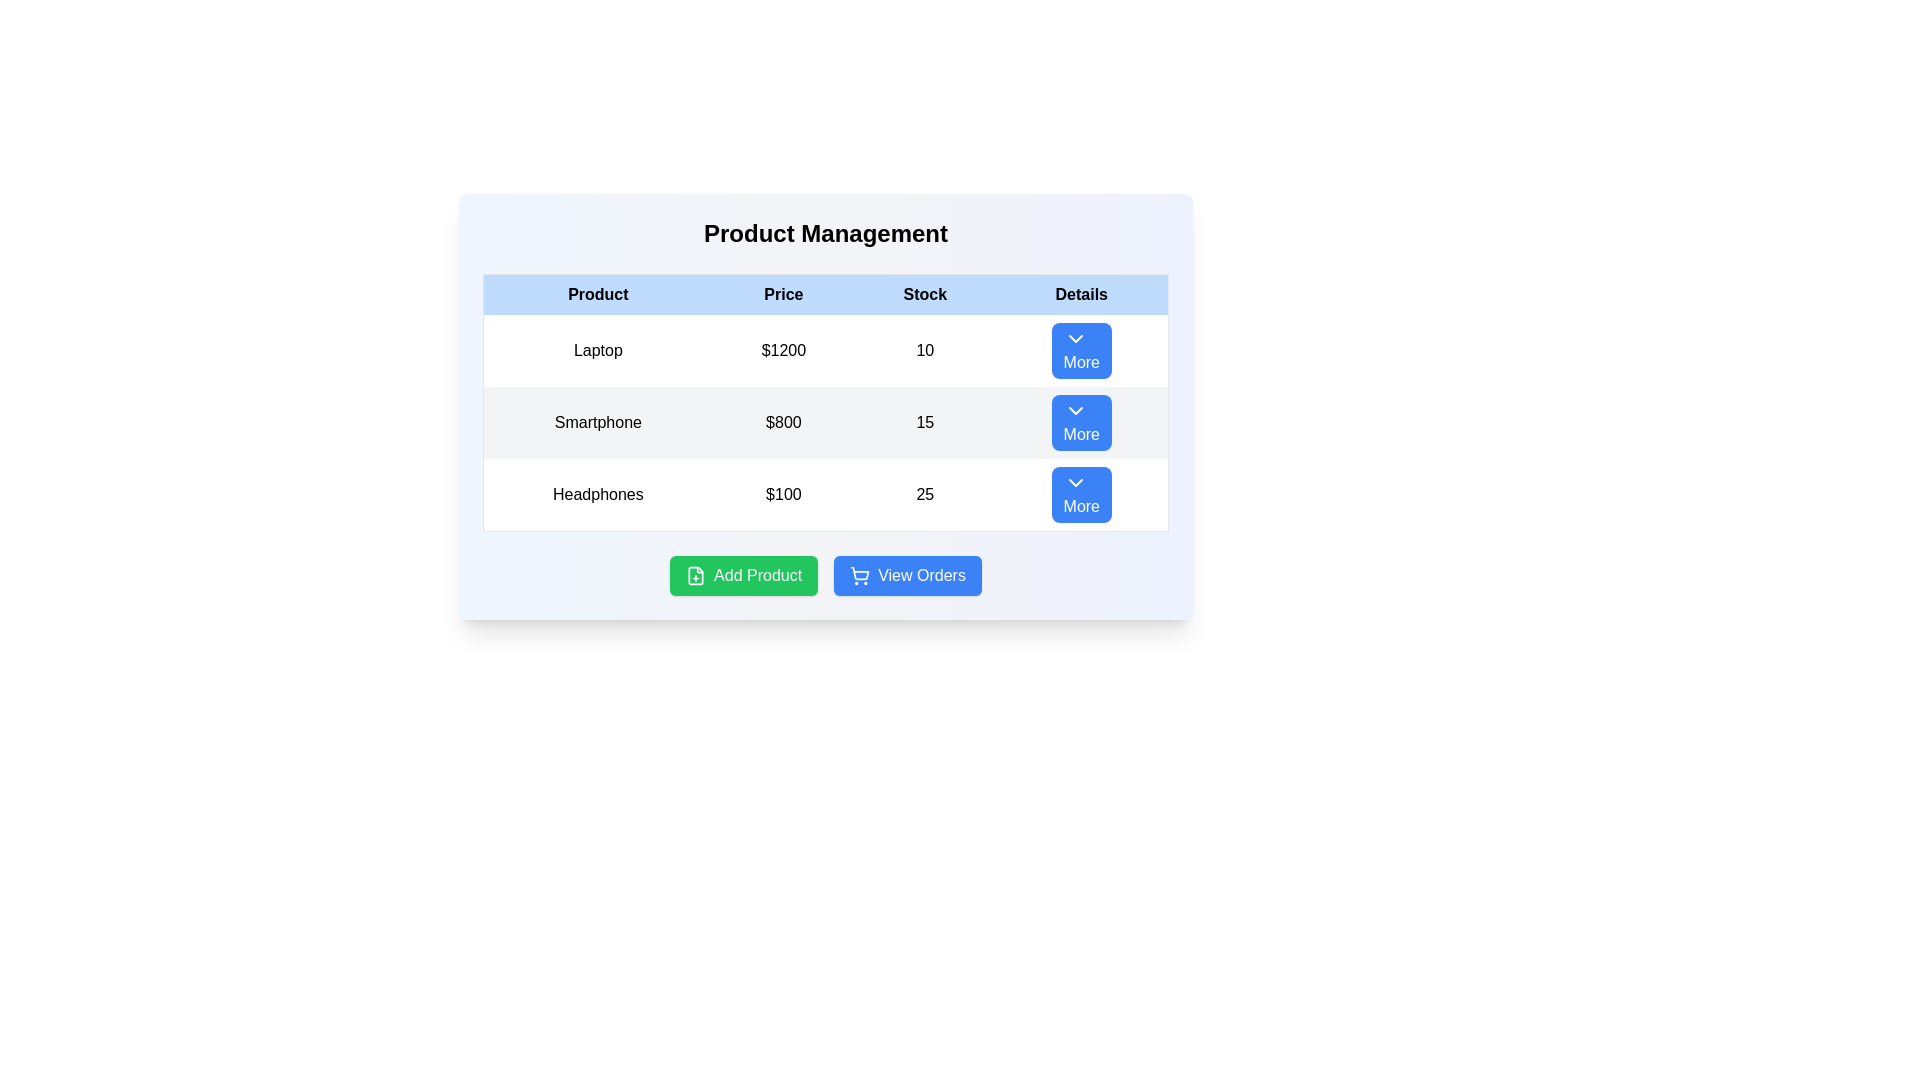 This screenshot has height=1080, width=1920. I want to click on the 'More' button with a blue background, white text, and a downward-facing chevron icon, located in the third row of the table under the 'Details' column, so click(1080, 494).